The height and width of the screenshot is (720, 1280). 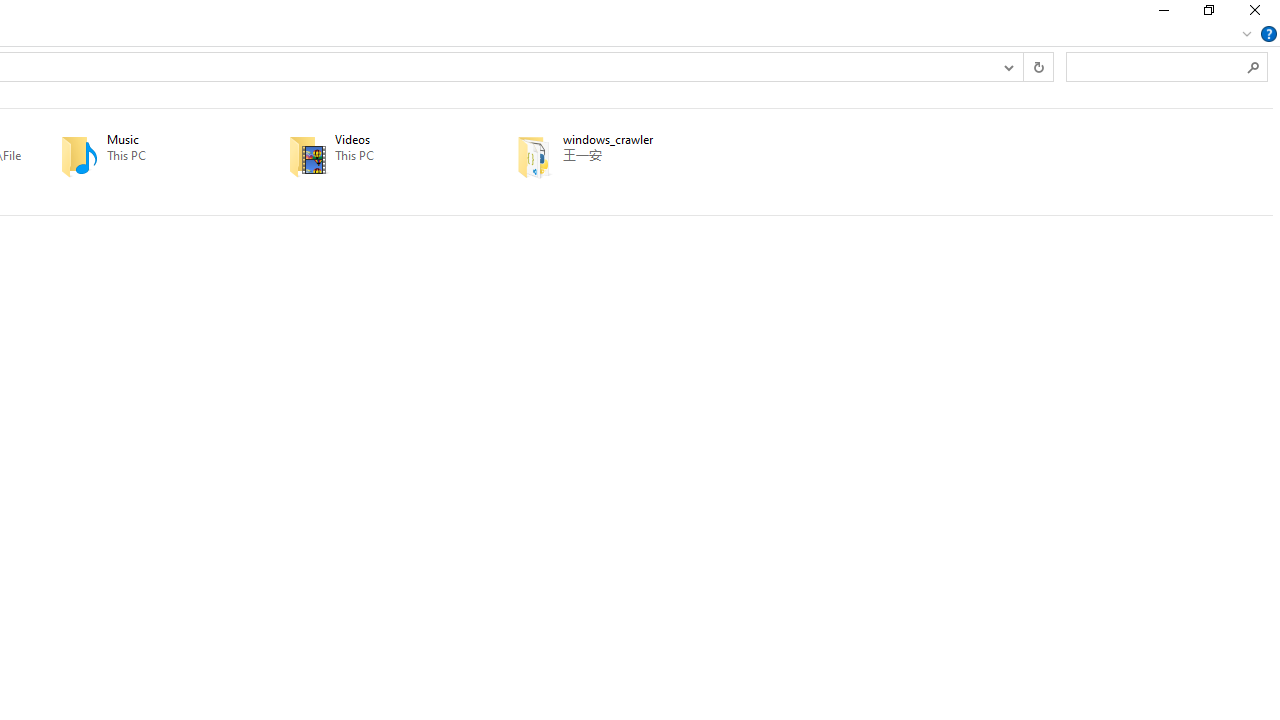 I want to click on 'Restore', so click(x=1207, y=15).